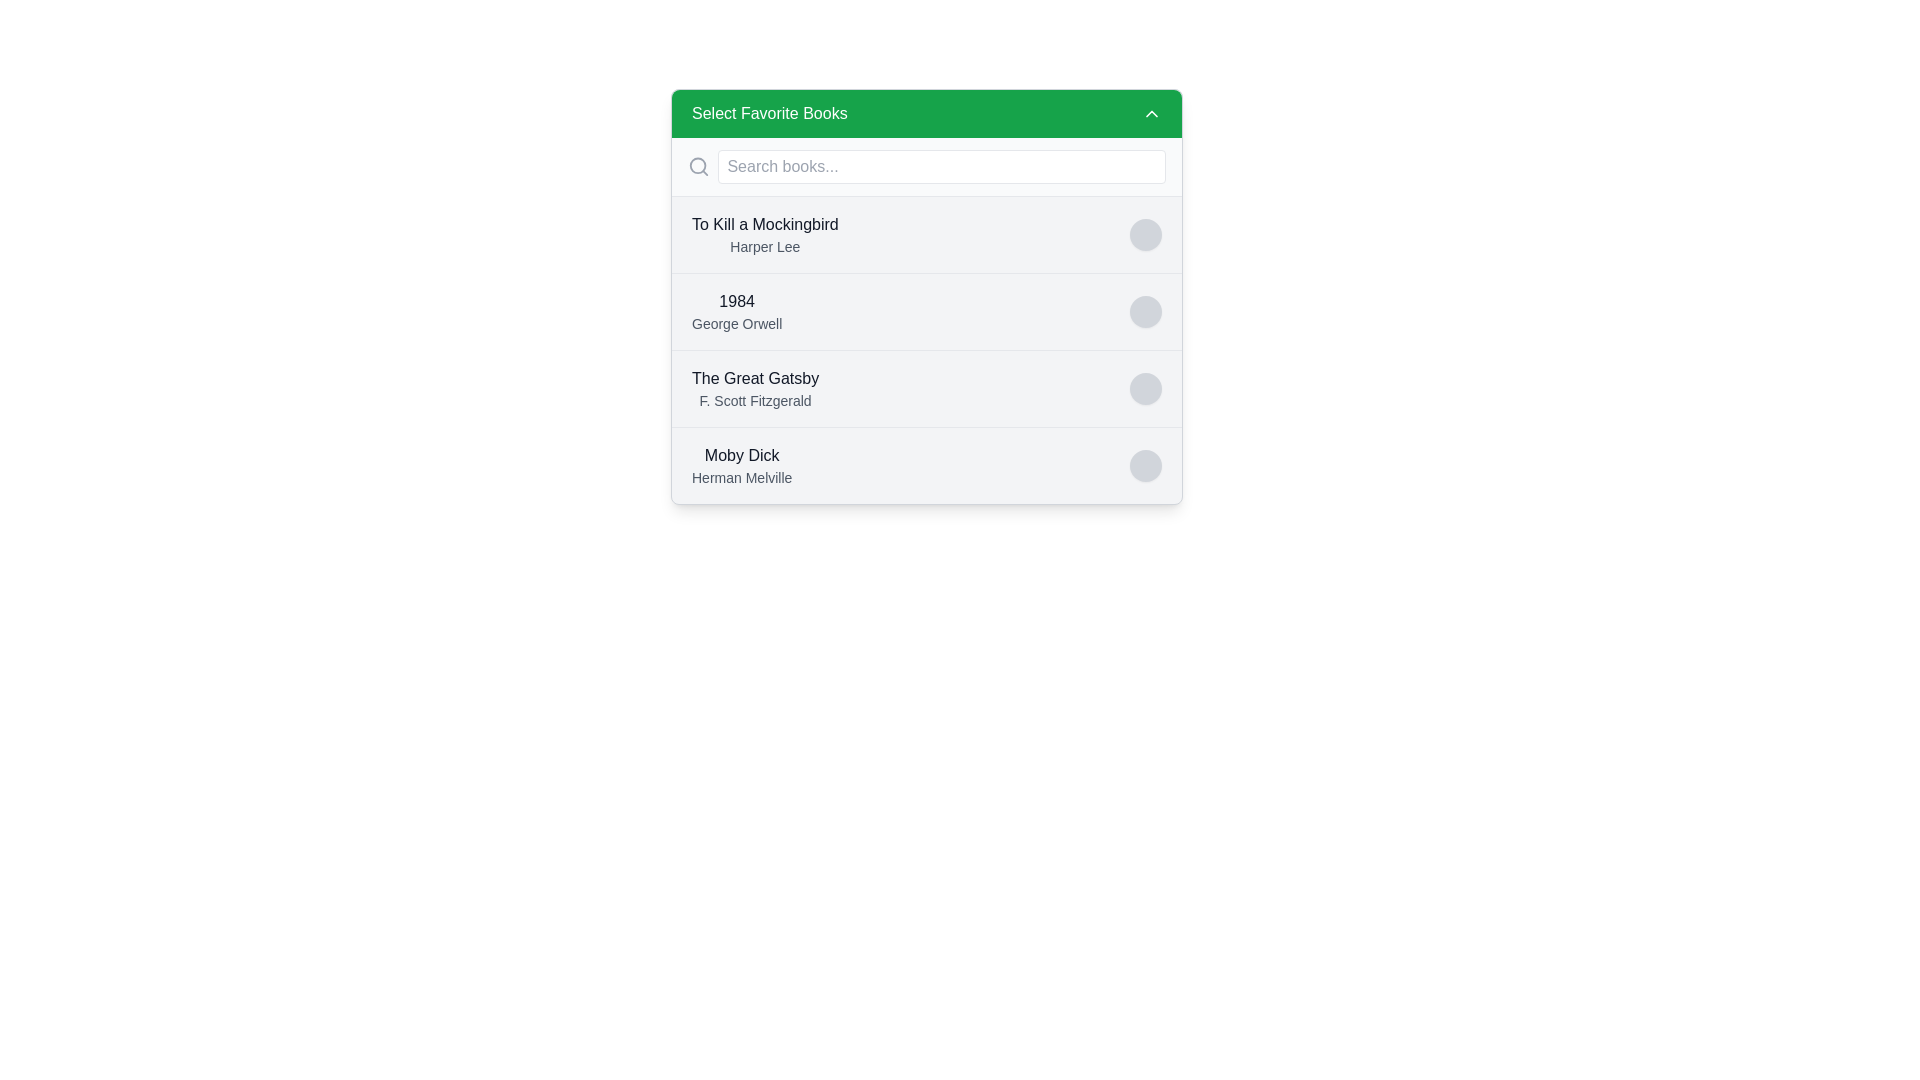 This screenshot has width=1920, height=1080. Describe the element at coordinates (754, 401) in the screenshot. I see `the text label indicating the author's name for 'The Great Gatsby', which is located in the third row of the book selection interface` at that location.